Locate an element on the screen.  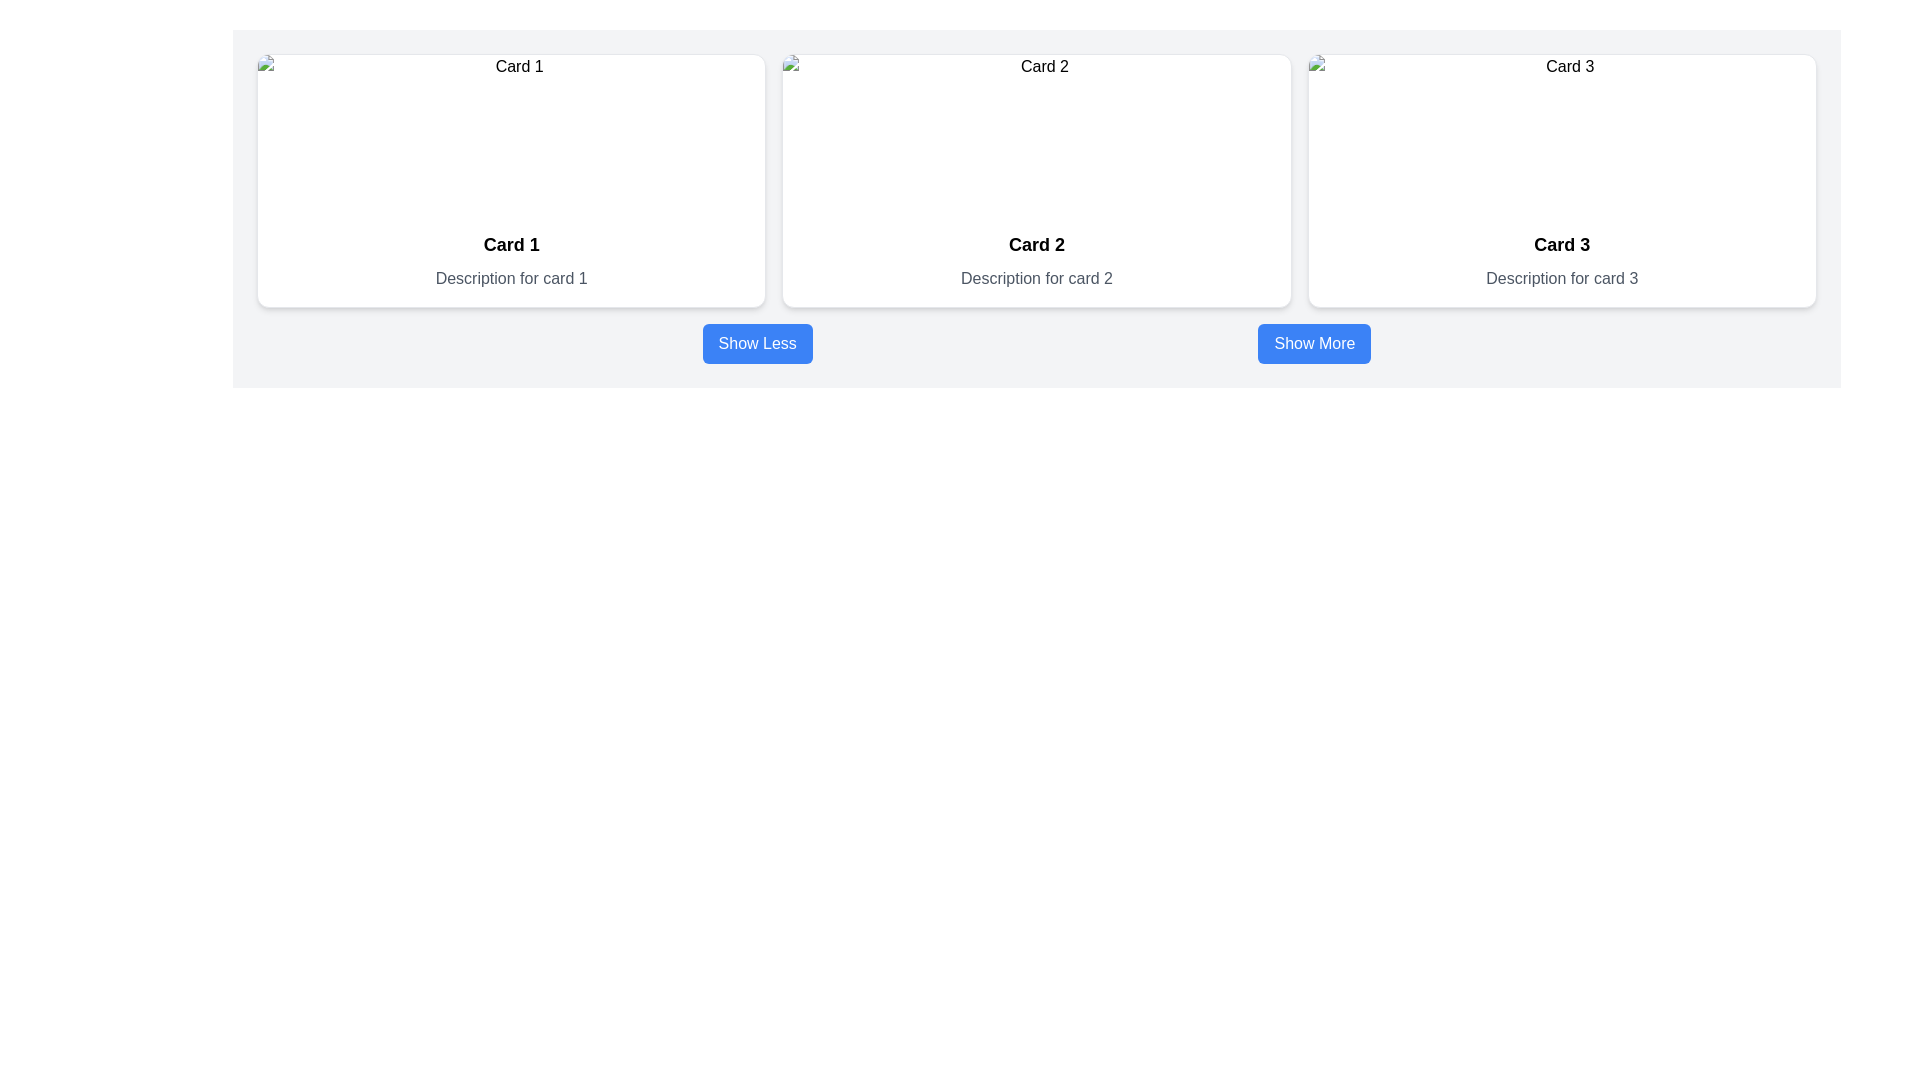
the title on the first informational card in the grid layout is located at coordinates (511, 181).